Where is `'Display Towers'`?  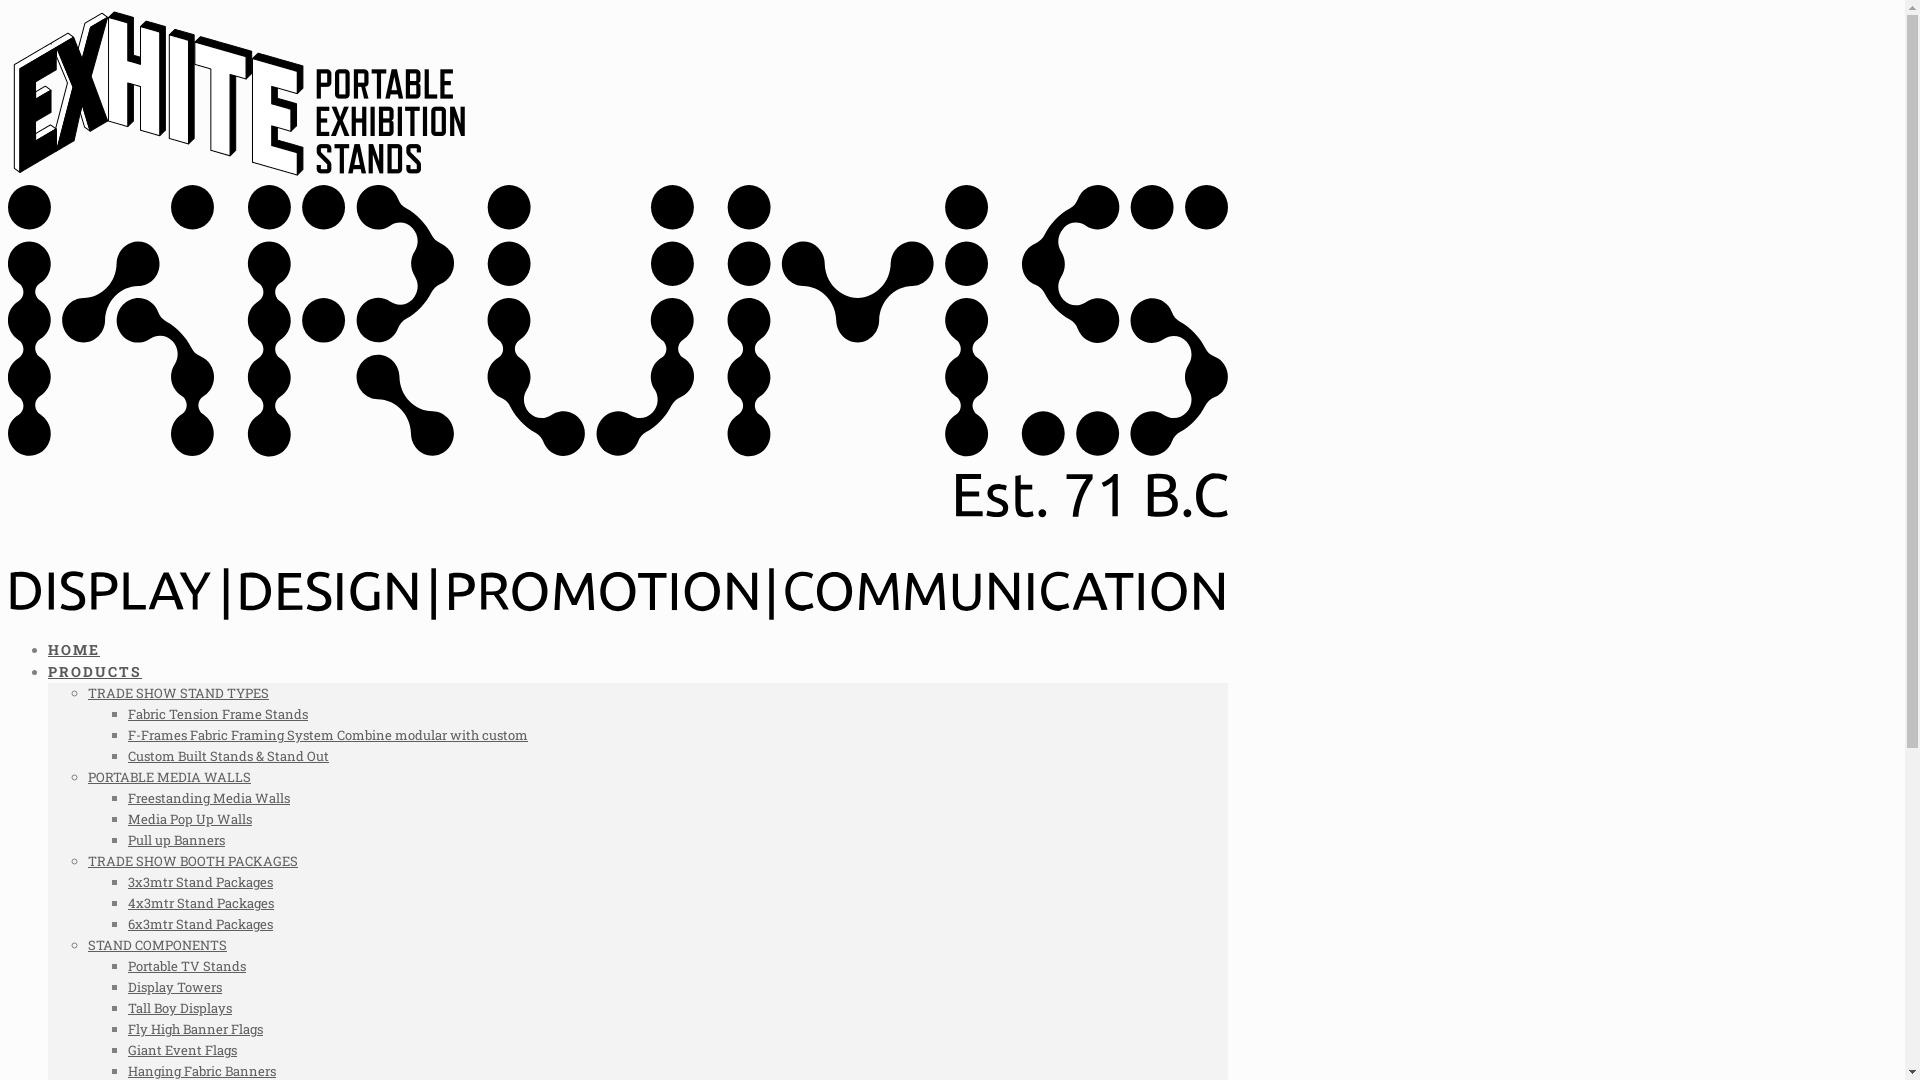
'Display Towers' is located at coordinates (174, 986).